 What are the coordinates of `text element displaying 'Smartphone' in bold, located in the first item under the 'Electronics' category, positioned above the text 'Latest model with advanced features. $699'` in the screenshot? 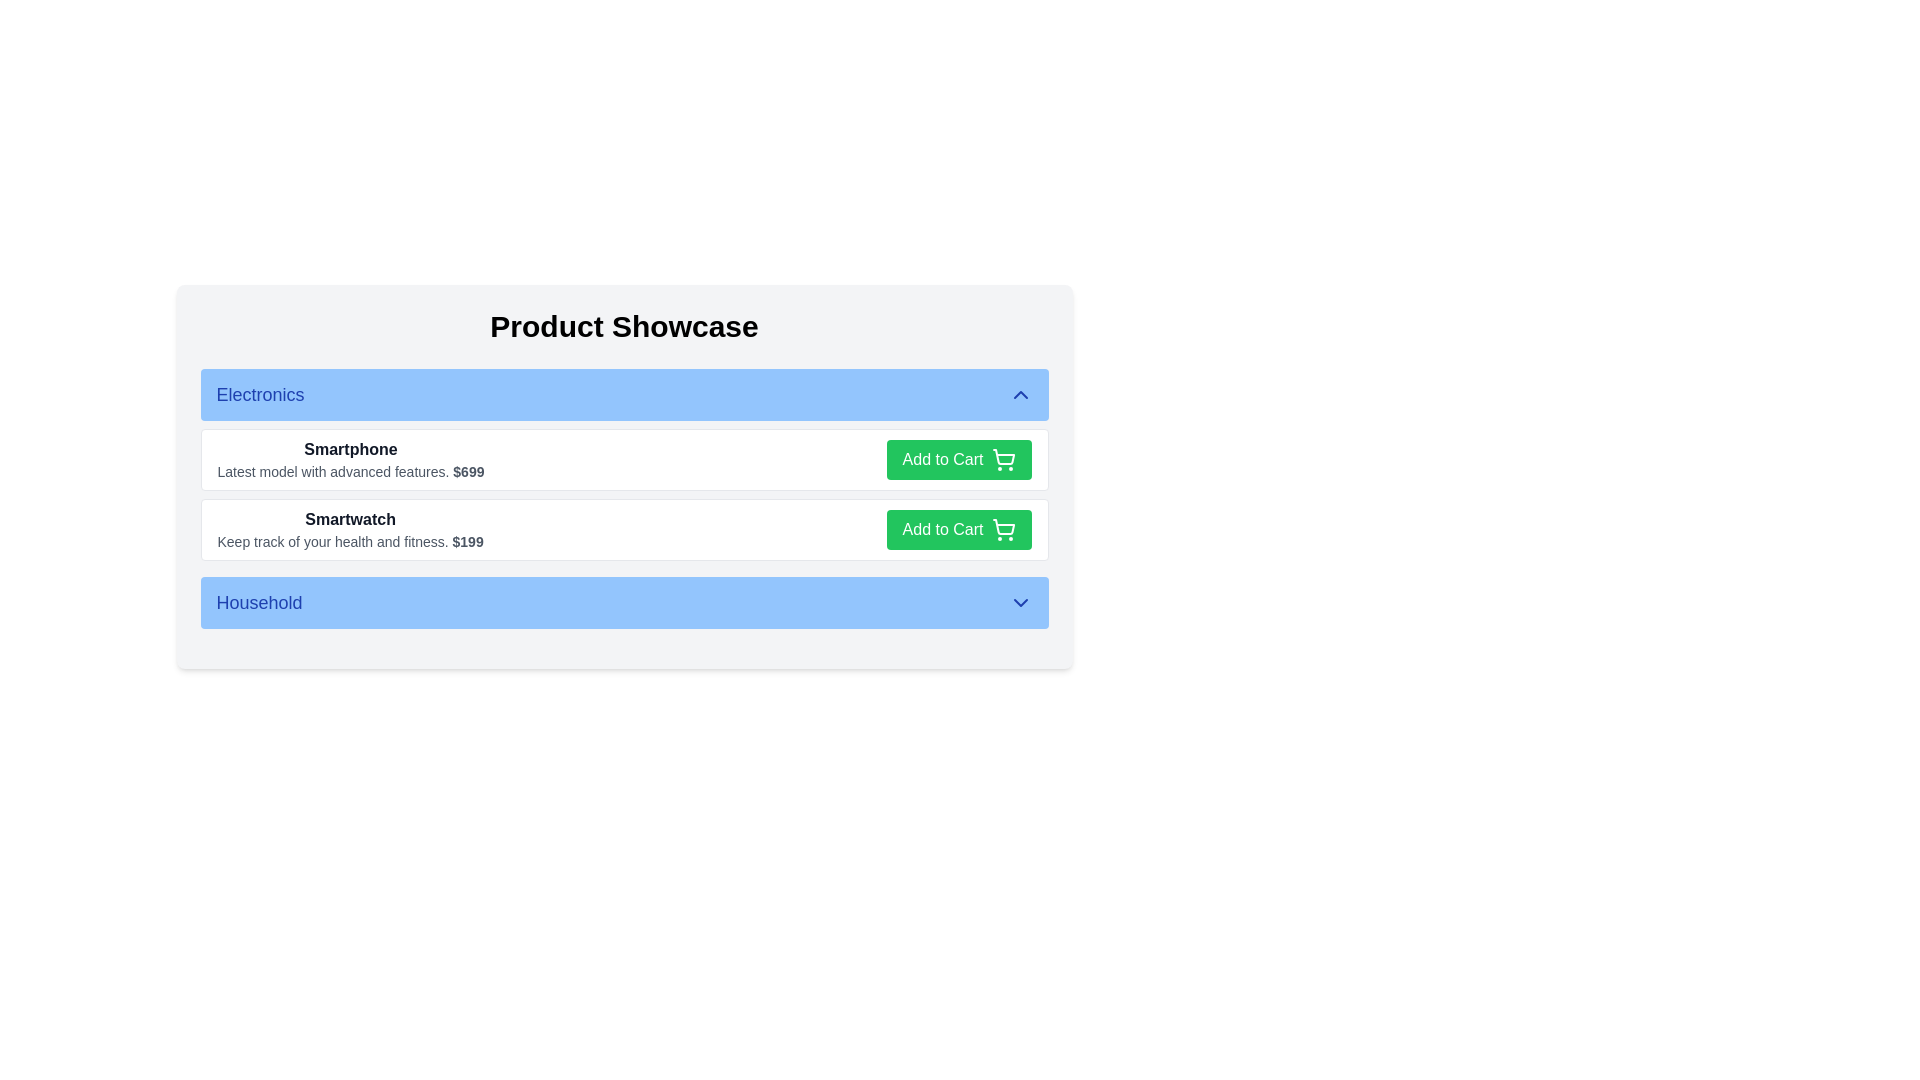 It's located at (350, 450).